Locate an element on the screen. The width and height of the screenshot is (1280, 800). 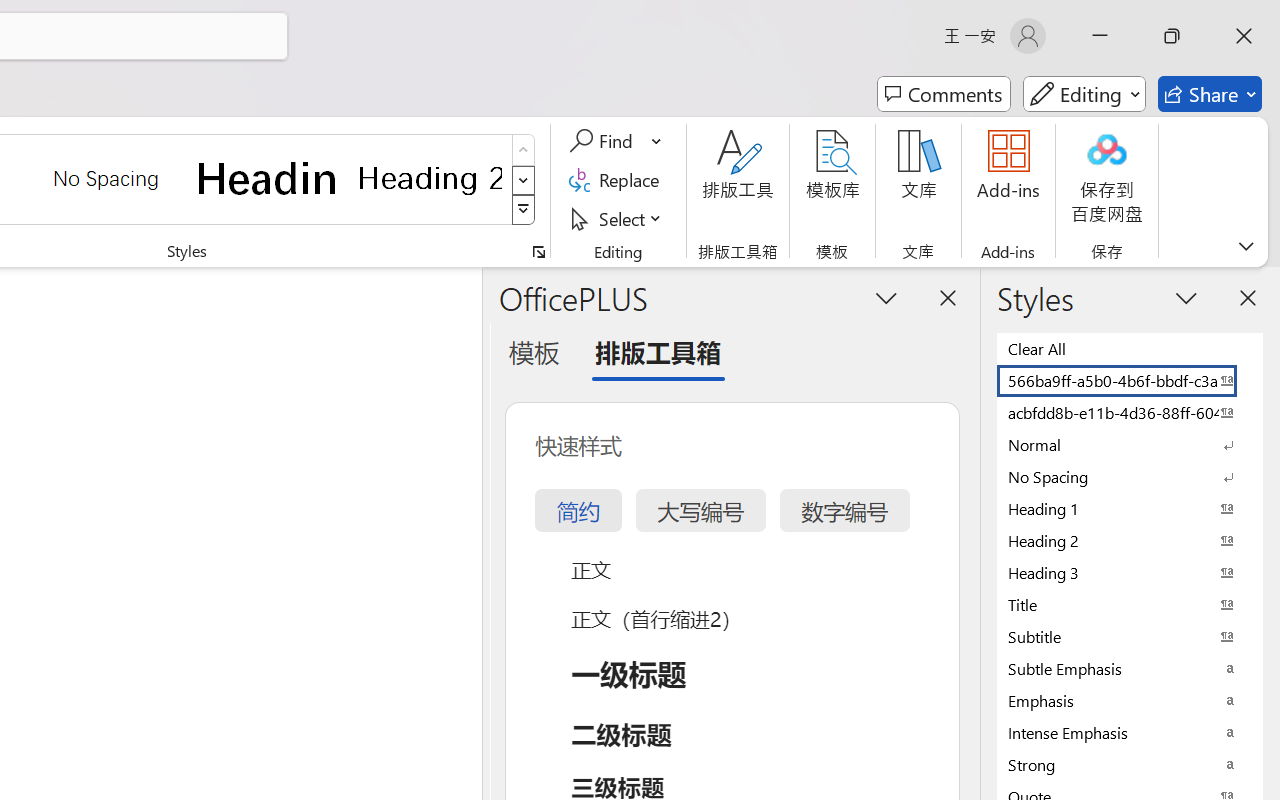
'Minimize' is located at coordinates (1099, 35).